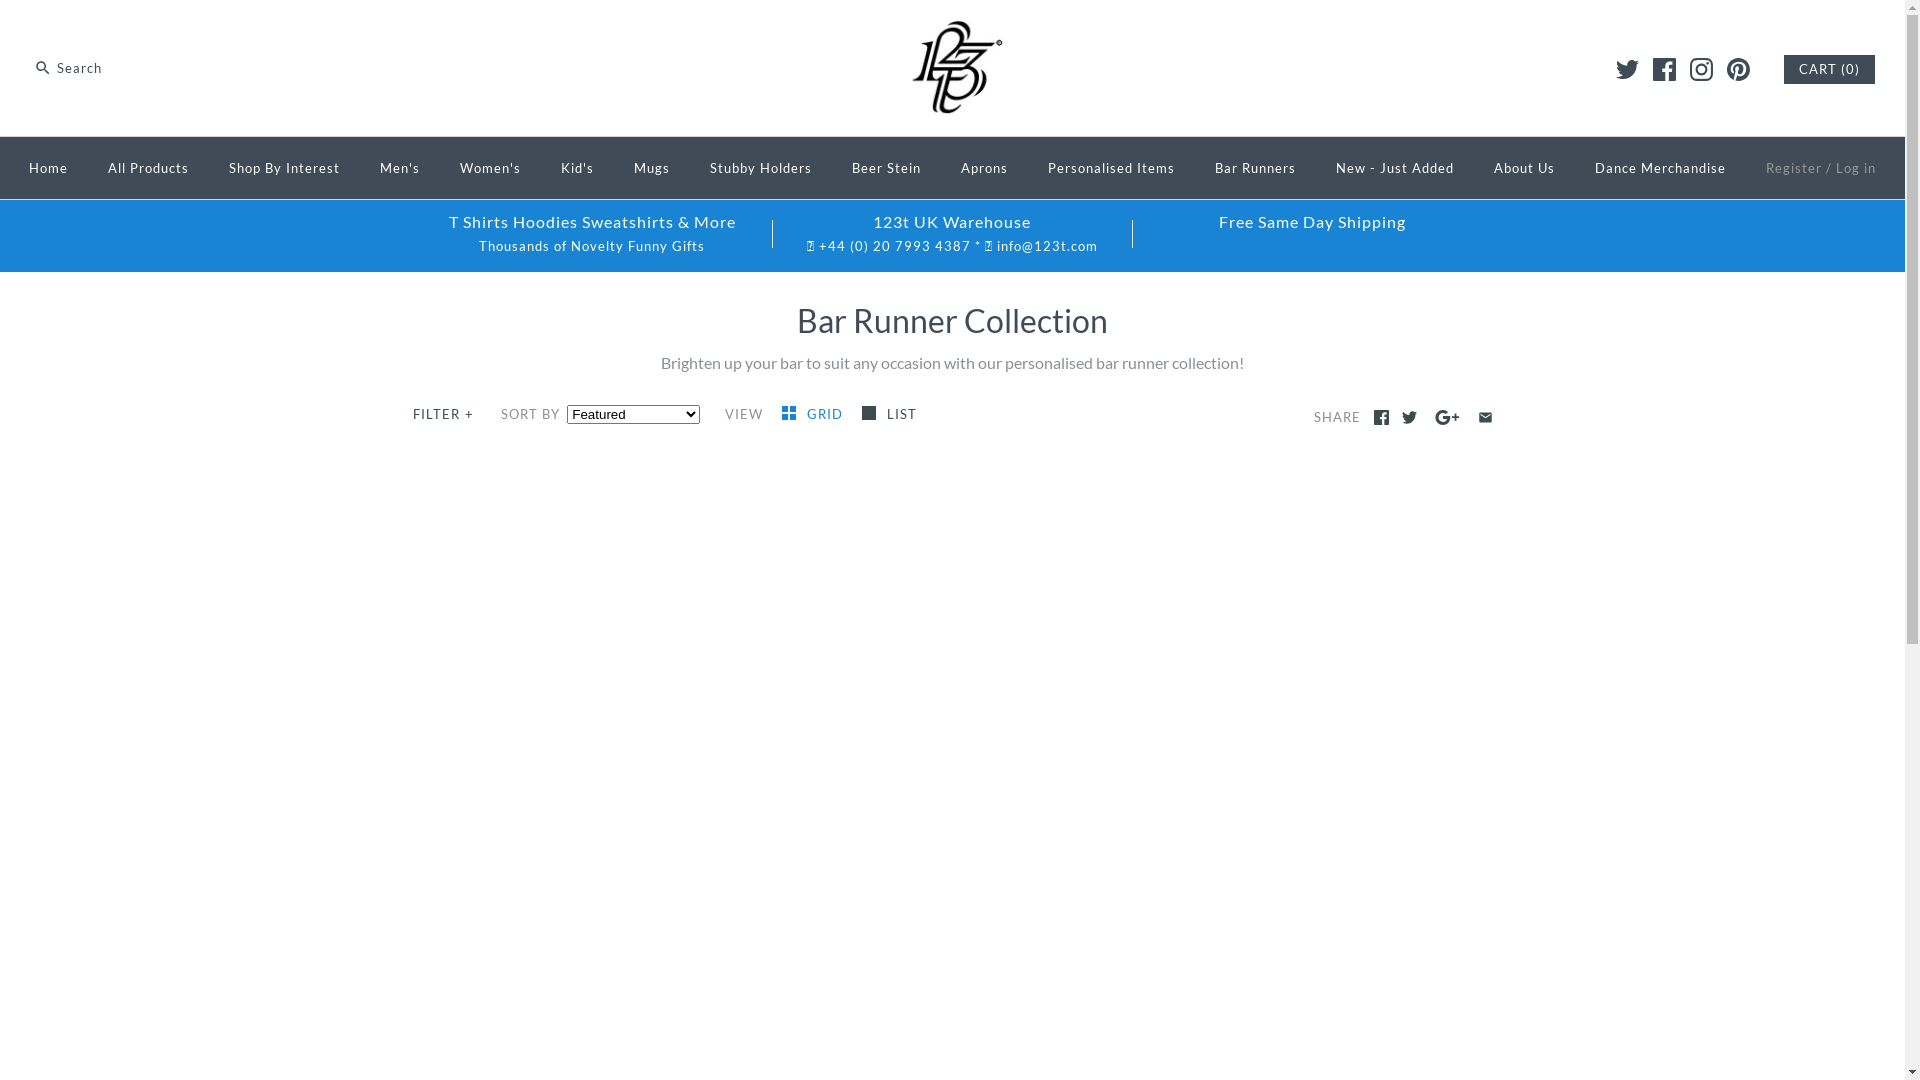 Image resolution: width=1920 pixels, height=1080 pixels. What do you see at coordinates (1394, 167) in the screenshot?
I see `'New - Just Added'` at bounding box center [1394, 167].